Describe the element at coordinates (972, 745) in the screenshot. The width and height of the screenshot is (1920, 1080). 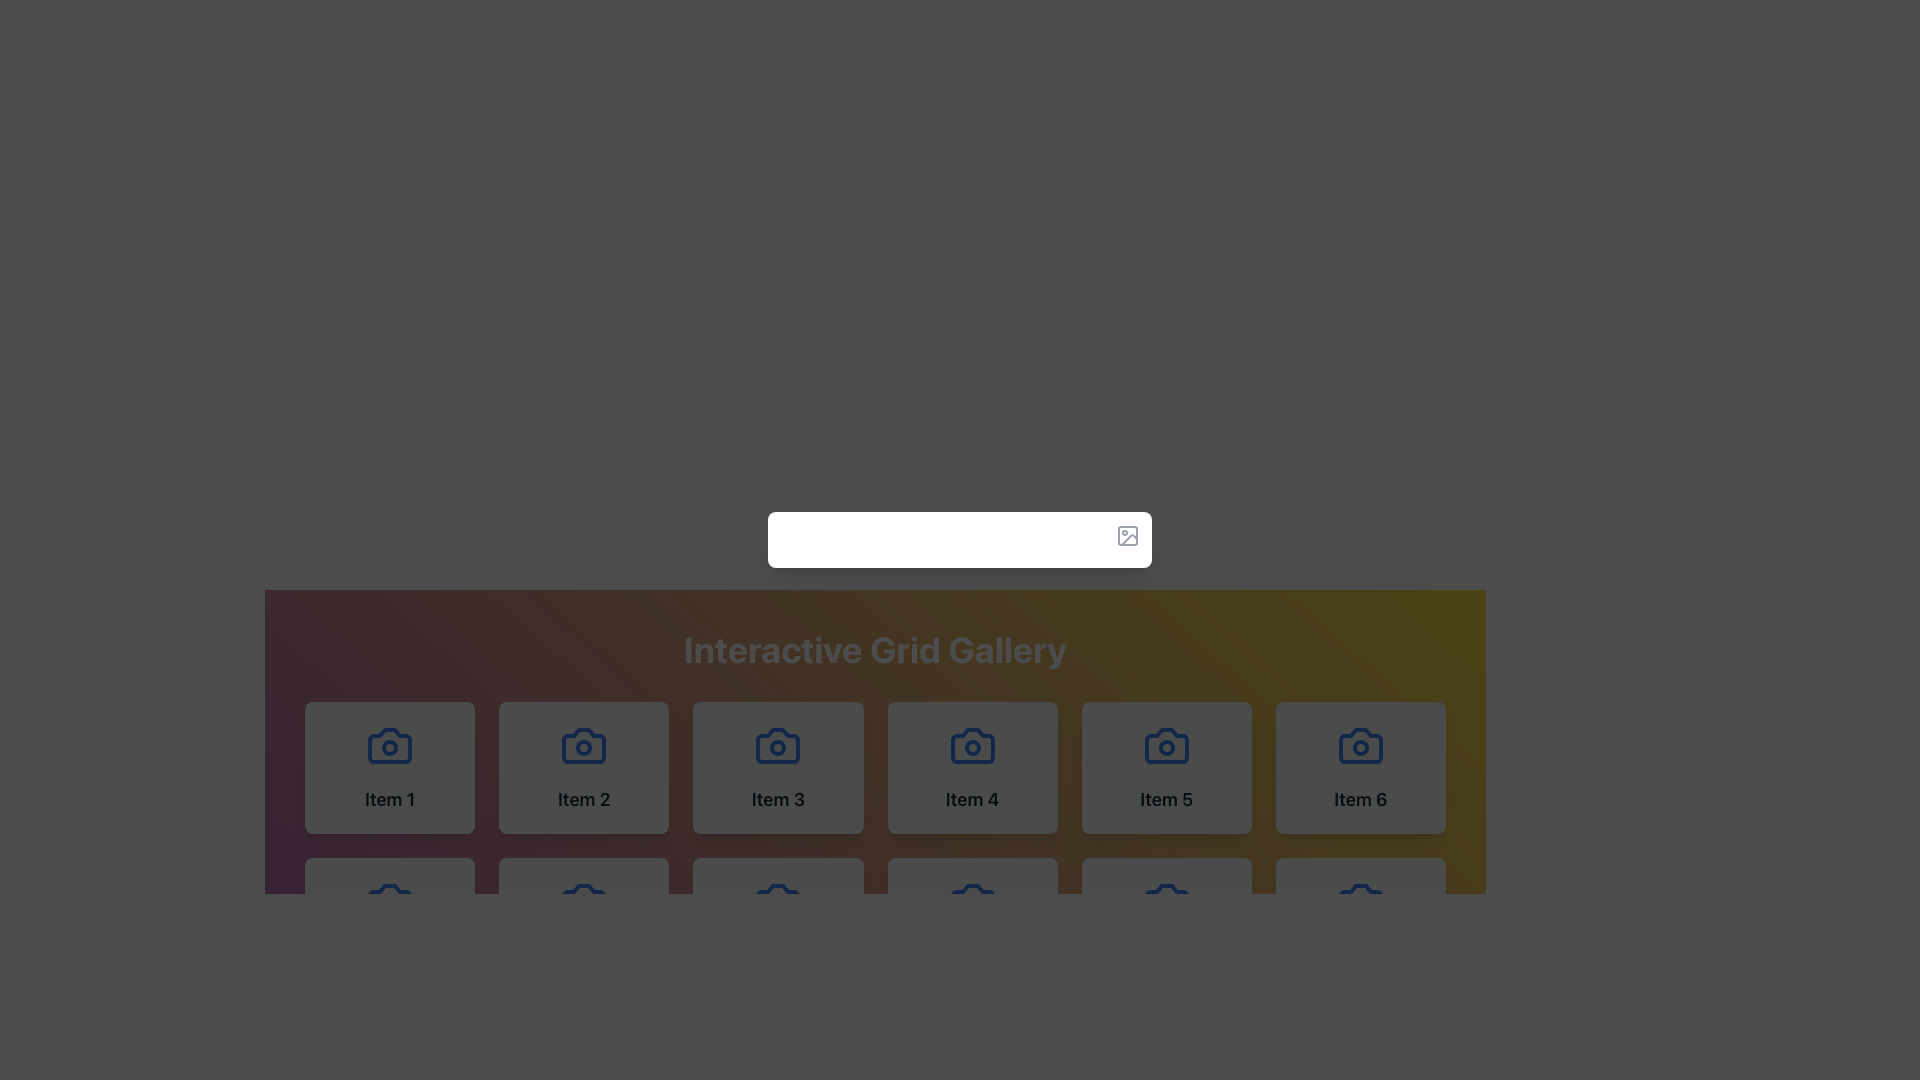
I see `the camera icon in the 'Item 4' card, which is visually associated with photography and centrally aligned above the text 'Item 4'` at that location.